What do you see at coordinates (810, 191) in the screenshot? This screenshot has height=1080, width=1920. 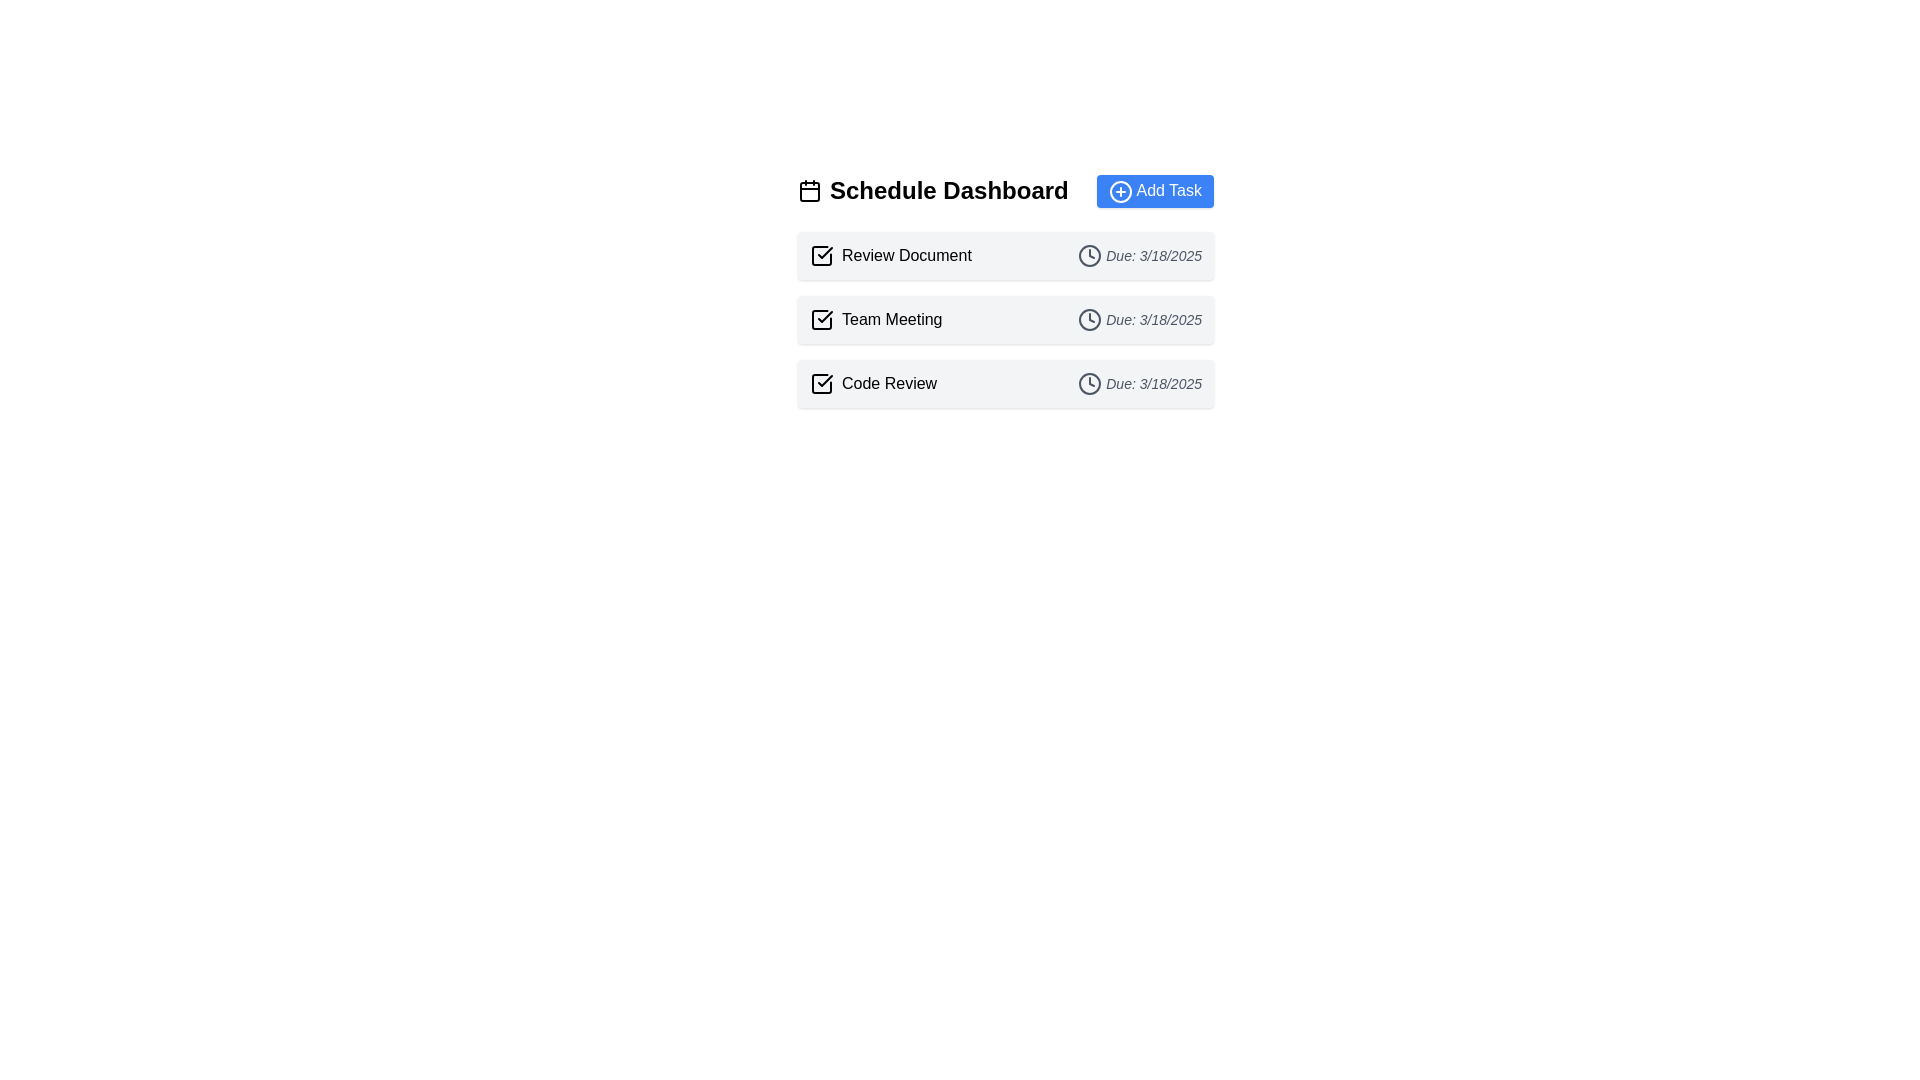 I see `the calendar icon located to the left of the 'Schedule Dashboard' text at the center-top of the interface` at bounding box center [810, 191].